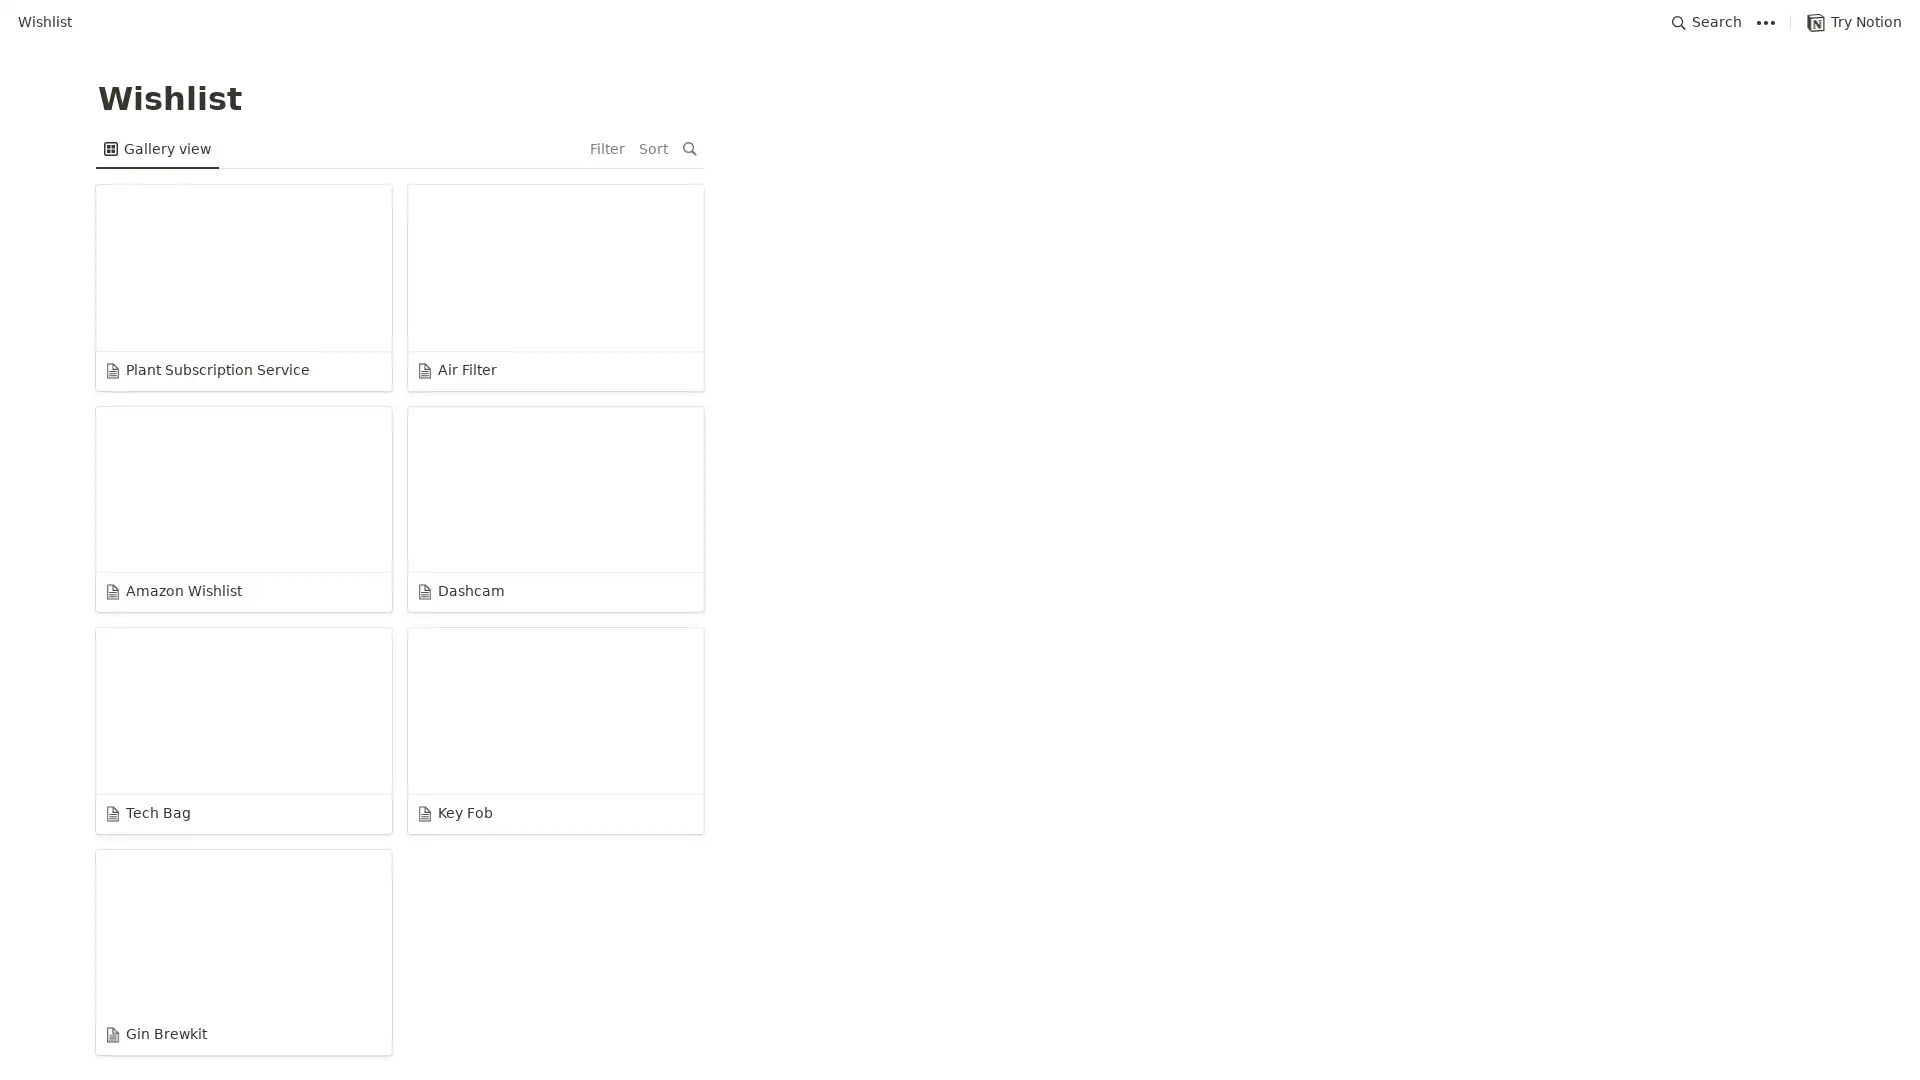 The height and width of the screenshot is (1080, 1920). Describe the element at coordinates (233, 296) in the screenshot. I see `Drag image to reposition Plant Subscription Service 1` at that location.